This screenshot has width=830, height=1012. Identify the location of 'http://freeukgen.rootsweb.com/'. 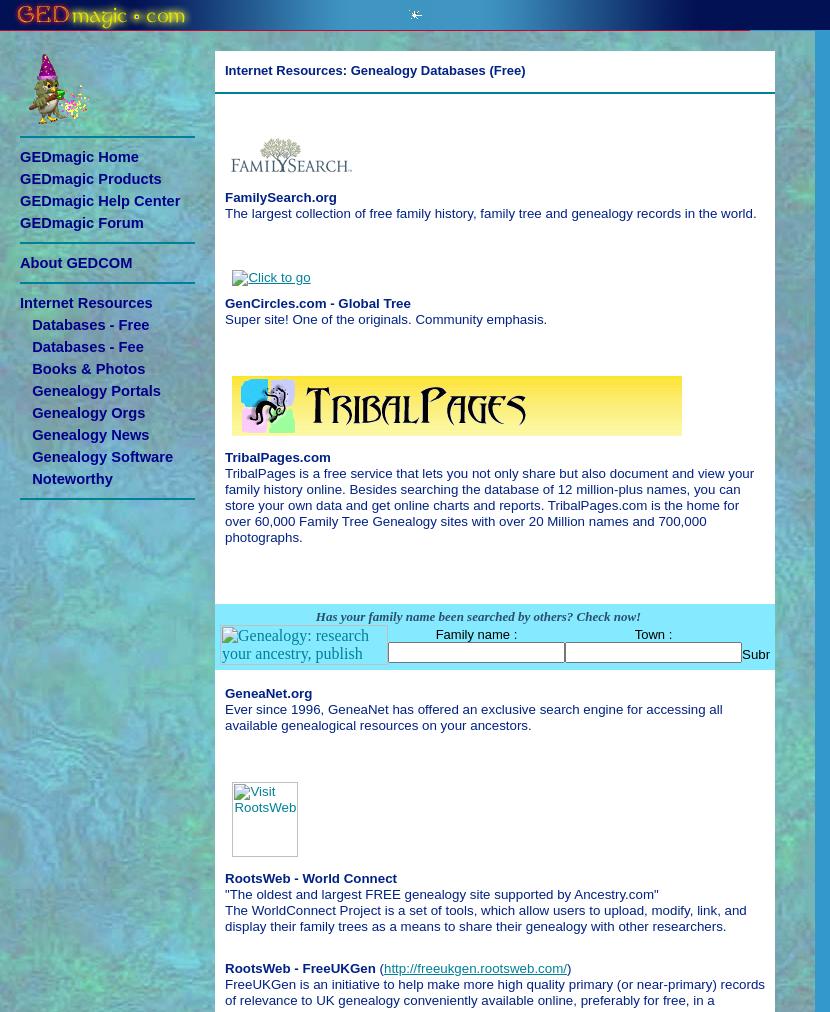
(473, 967).